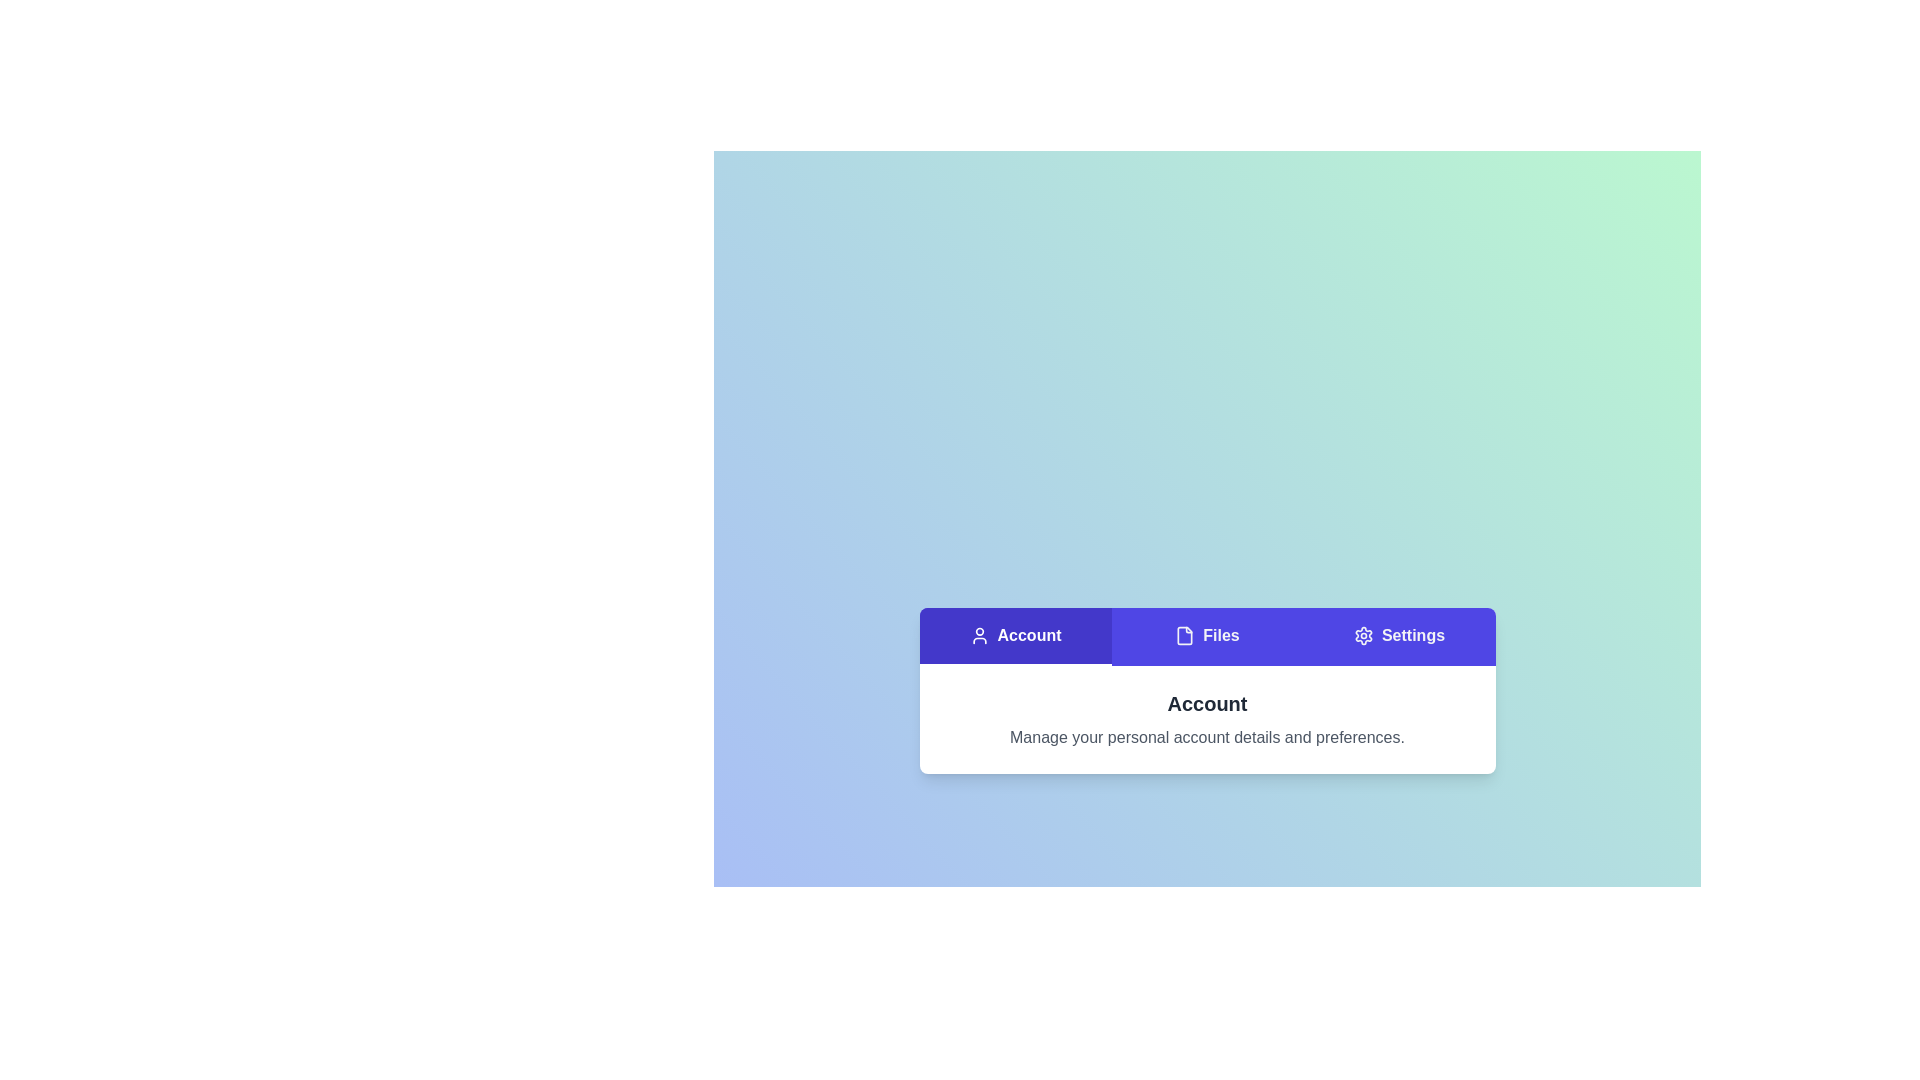  I want to click on the Files tab, so click(1206, 636).